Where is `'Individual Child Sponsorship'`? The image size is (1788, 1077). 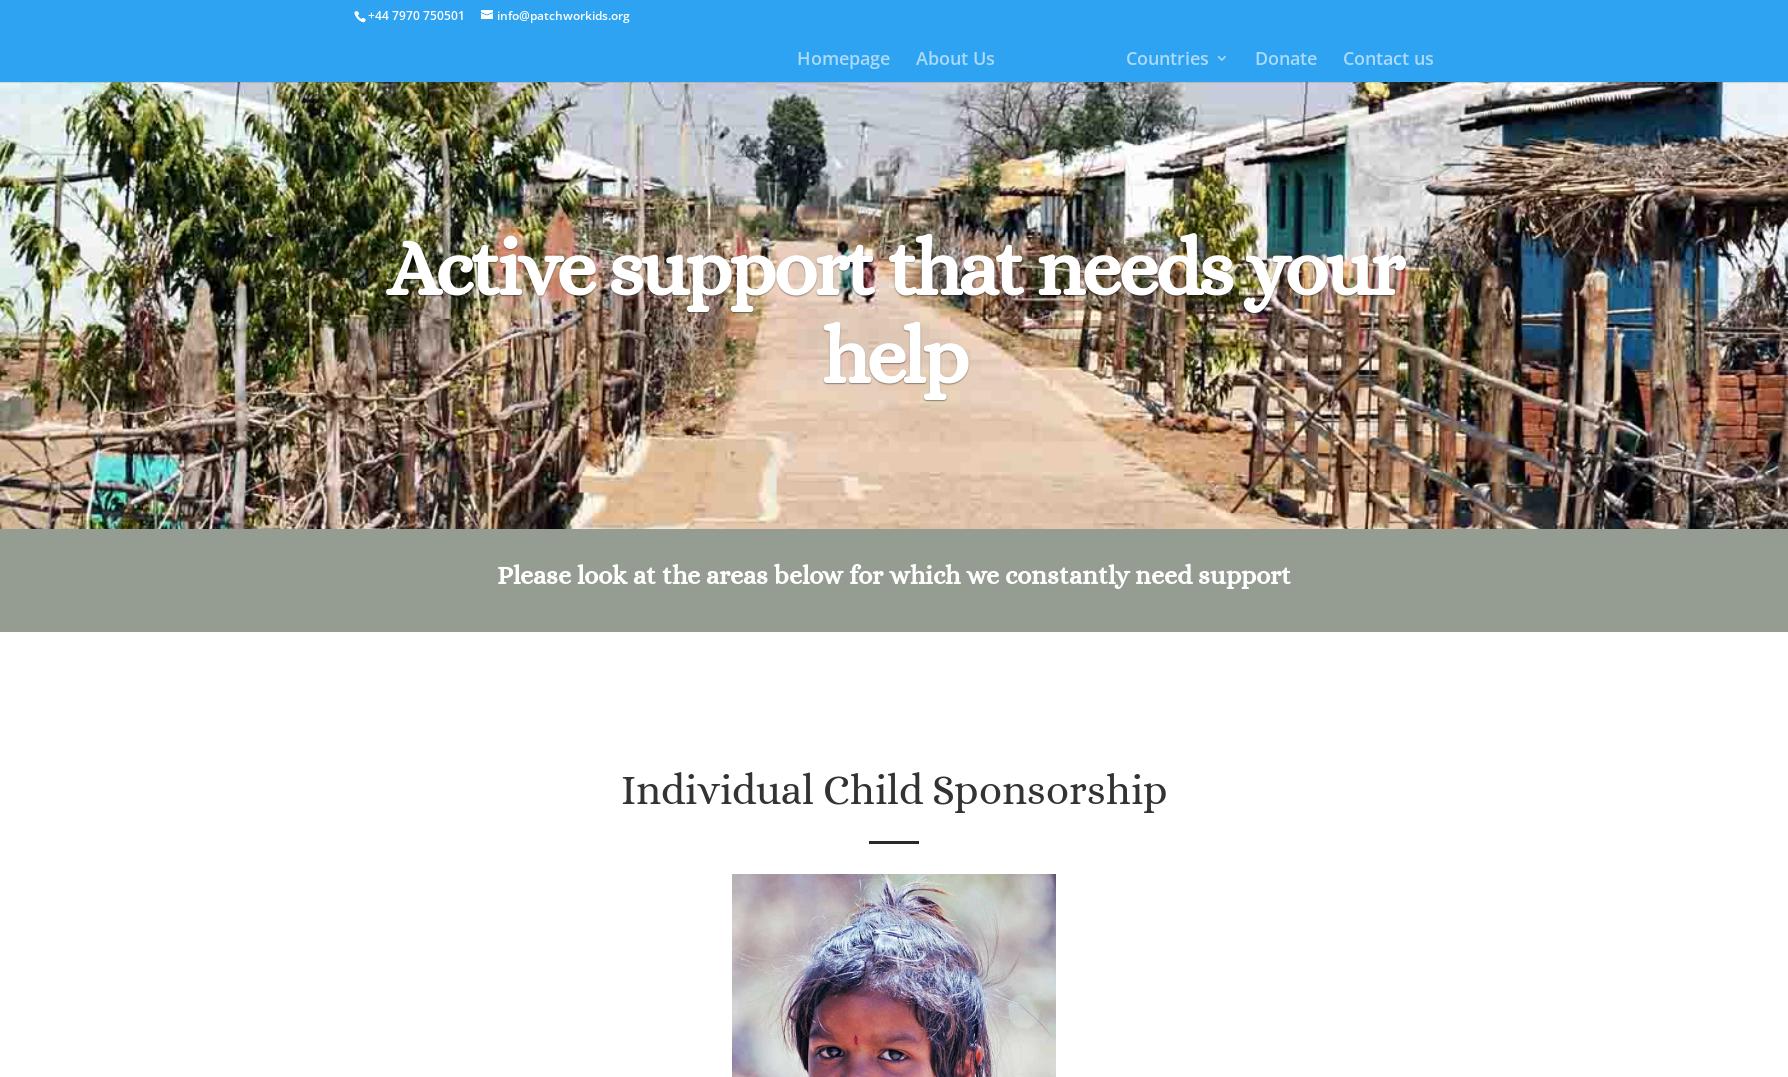
'Individual Child Sponsorship' is located at coordinates (892, 789).